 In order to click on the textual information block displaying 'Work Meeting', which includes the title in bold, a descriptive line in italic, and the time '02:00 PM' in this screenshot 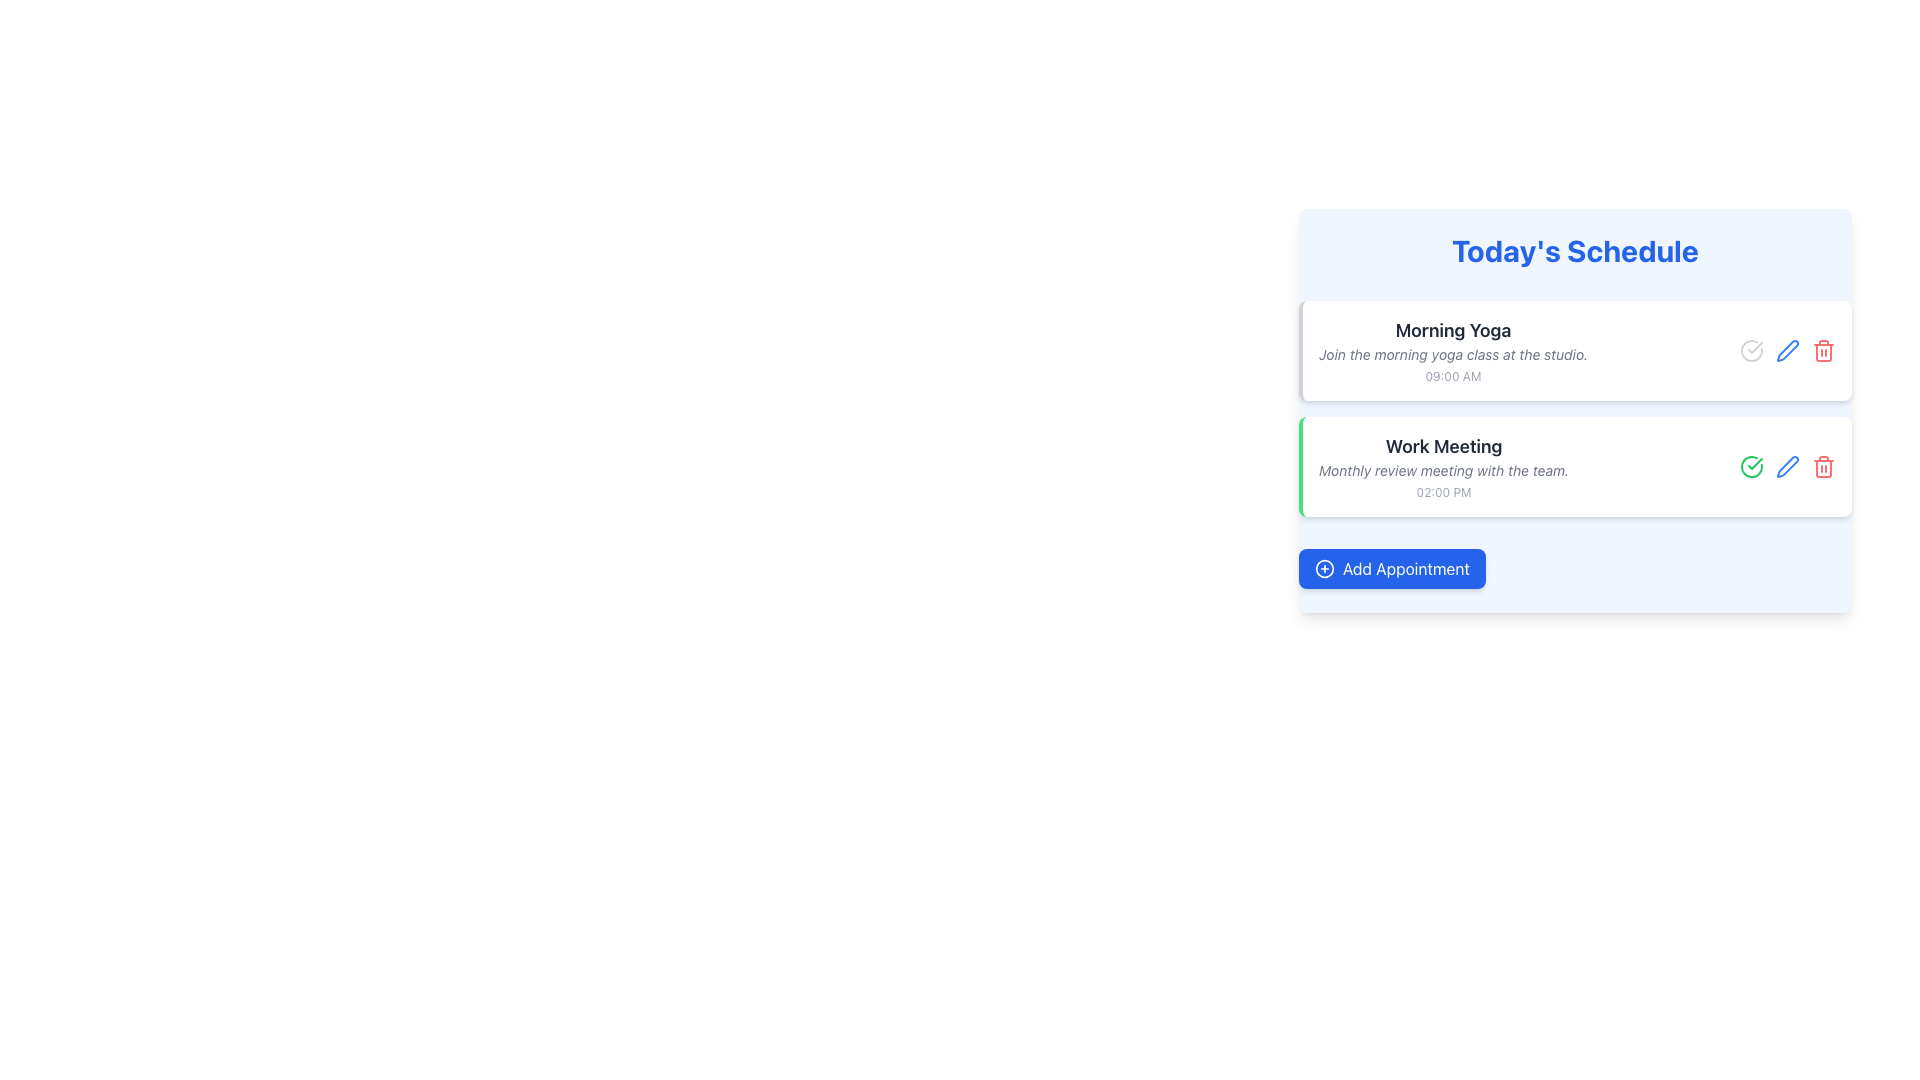, I will do `click(1444, 466)`.